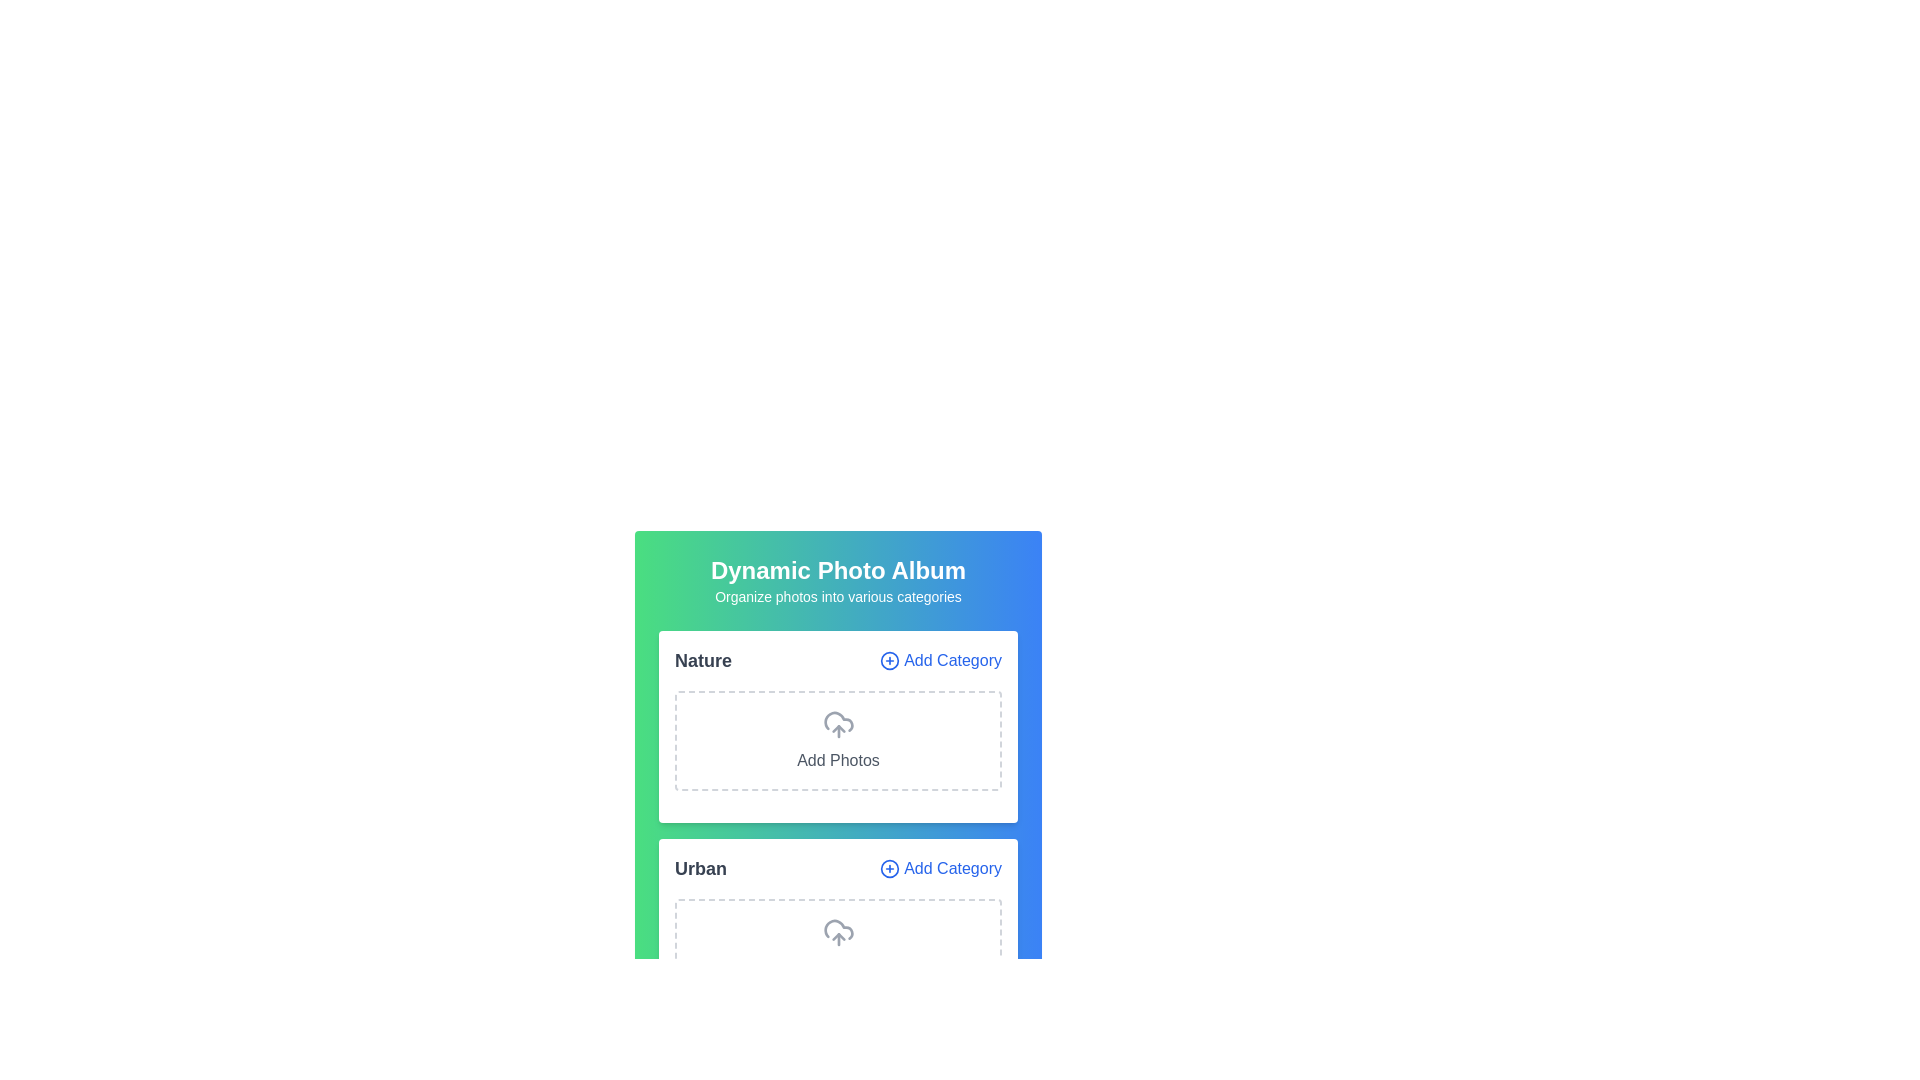  What do you see at coordinates (889, 867) in the screenshot?
I see `the circular border of the 'Add Category' button located on the right side of the 'Urban' section's header` at bounding box center [889, 867].